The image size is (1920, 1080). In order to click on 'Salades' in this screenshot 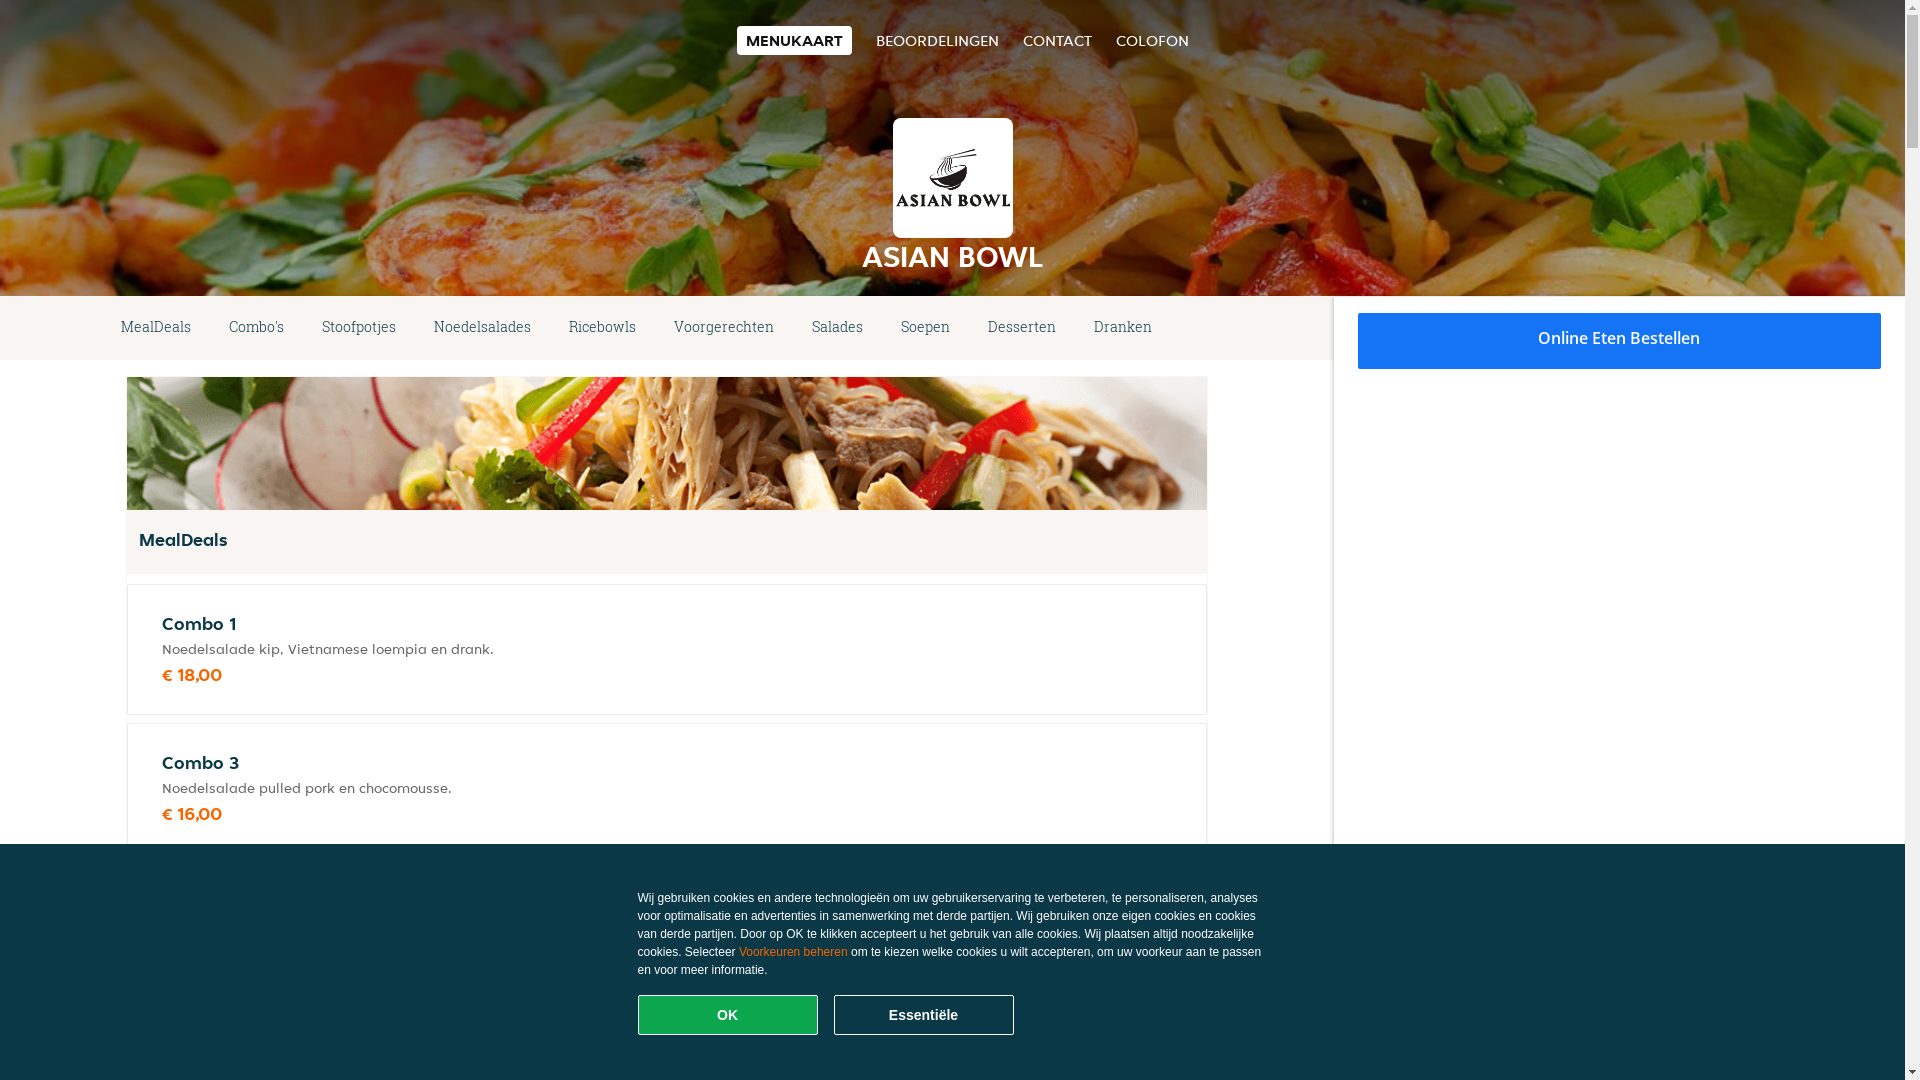, I will do `click(837, 326)`.